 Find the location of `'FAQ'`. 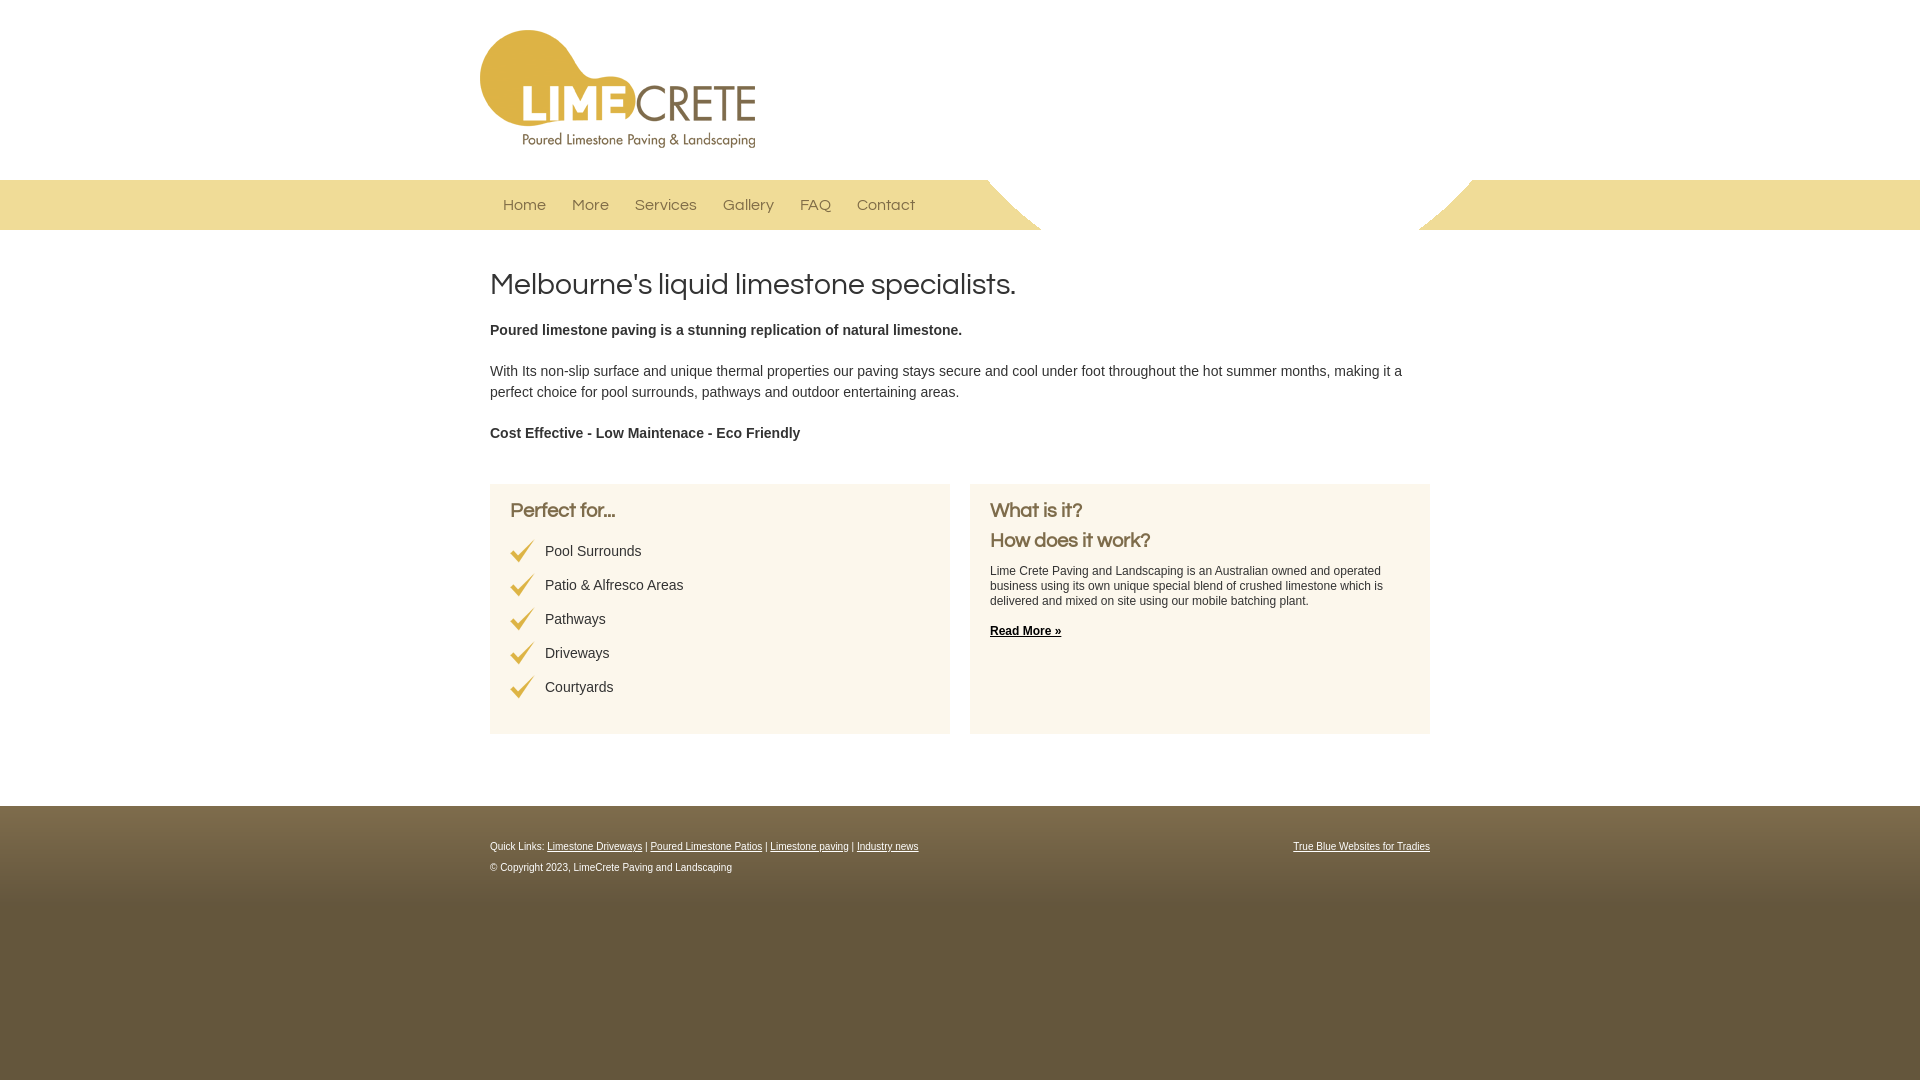

'FAQ' is located at coordinates (815, 204).